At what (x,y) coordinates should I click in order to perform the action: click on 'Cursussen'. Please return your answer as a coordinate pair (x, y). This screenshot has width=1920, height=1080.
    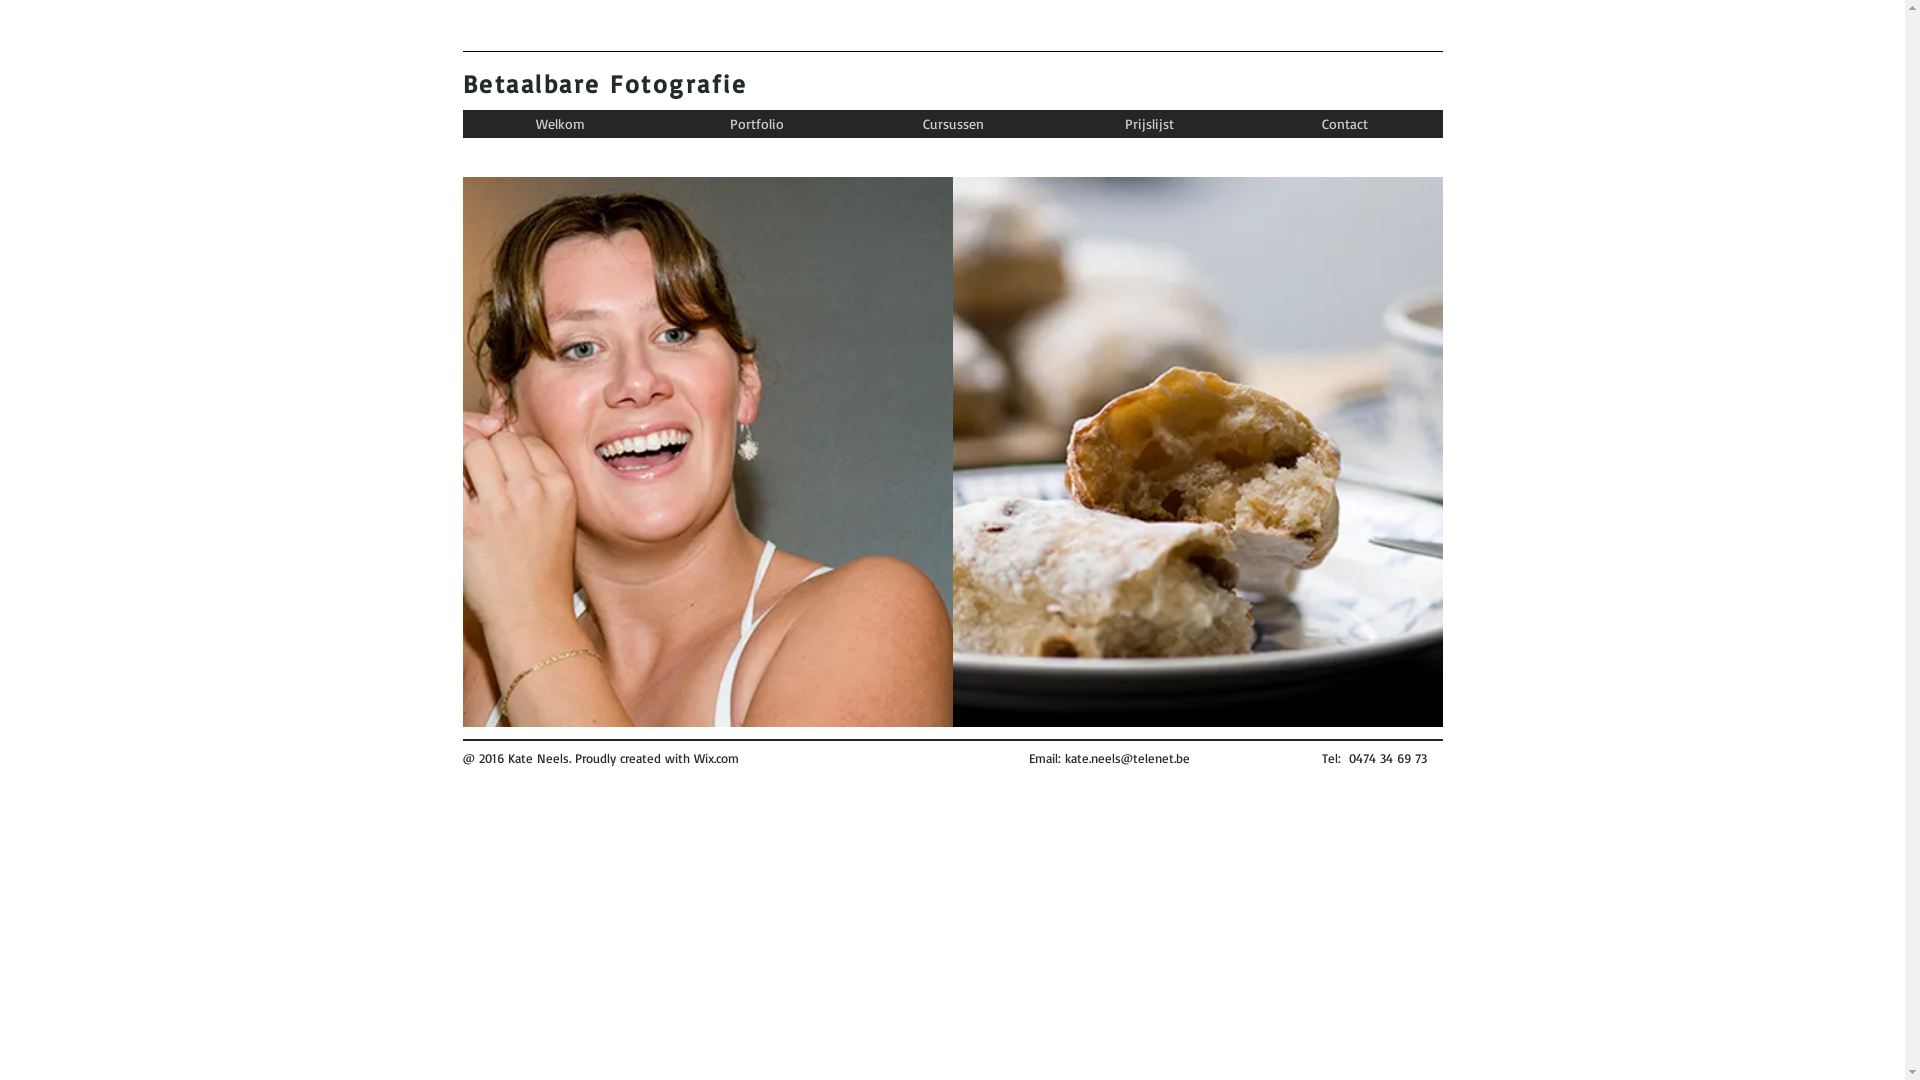
    Looking at the image, I should click on (950, 123).